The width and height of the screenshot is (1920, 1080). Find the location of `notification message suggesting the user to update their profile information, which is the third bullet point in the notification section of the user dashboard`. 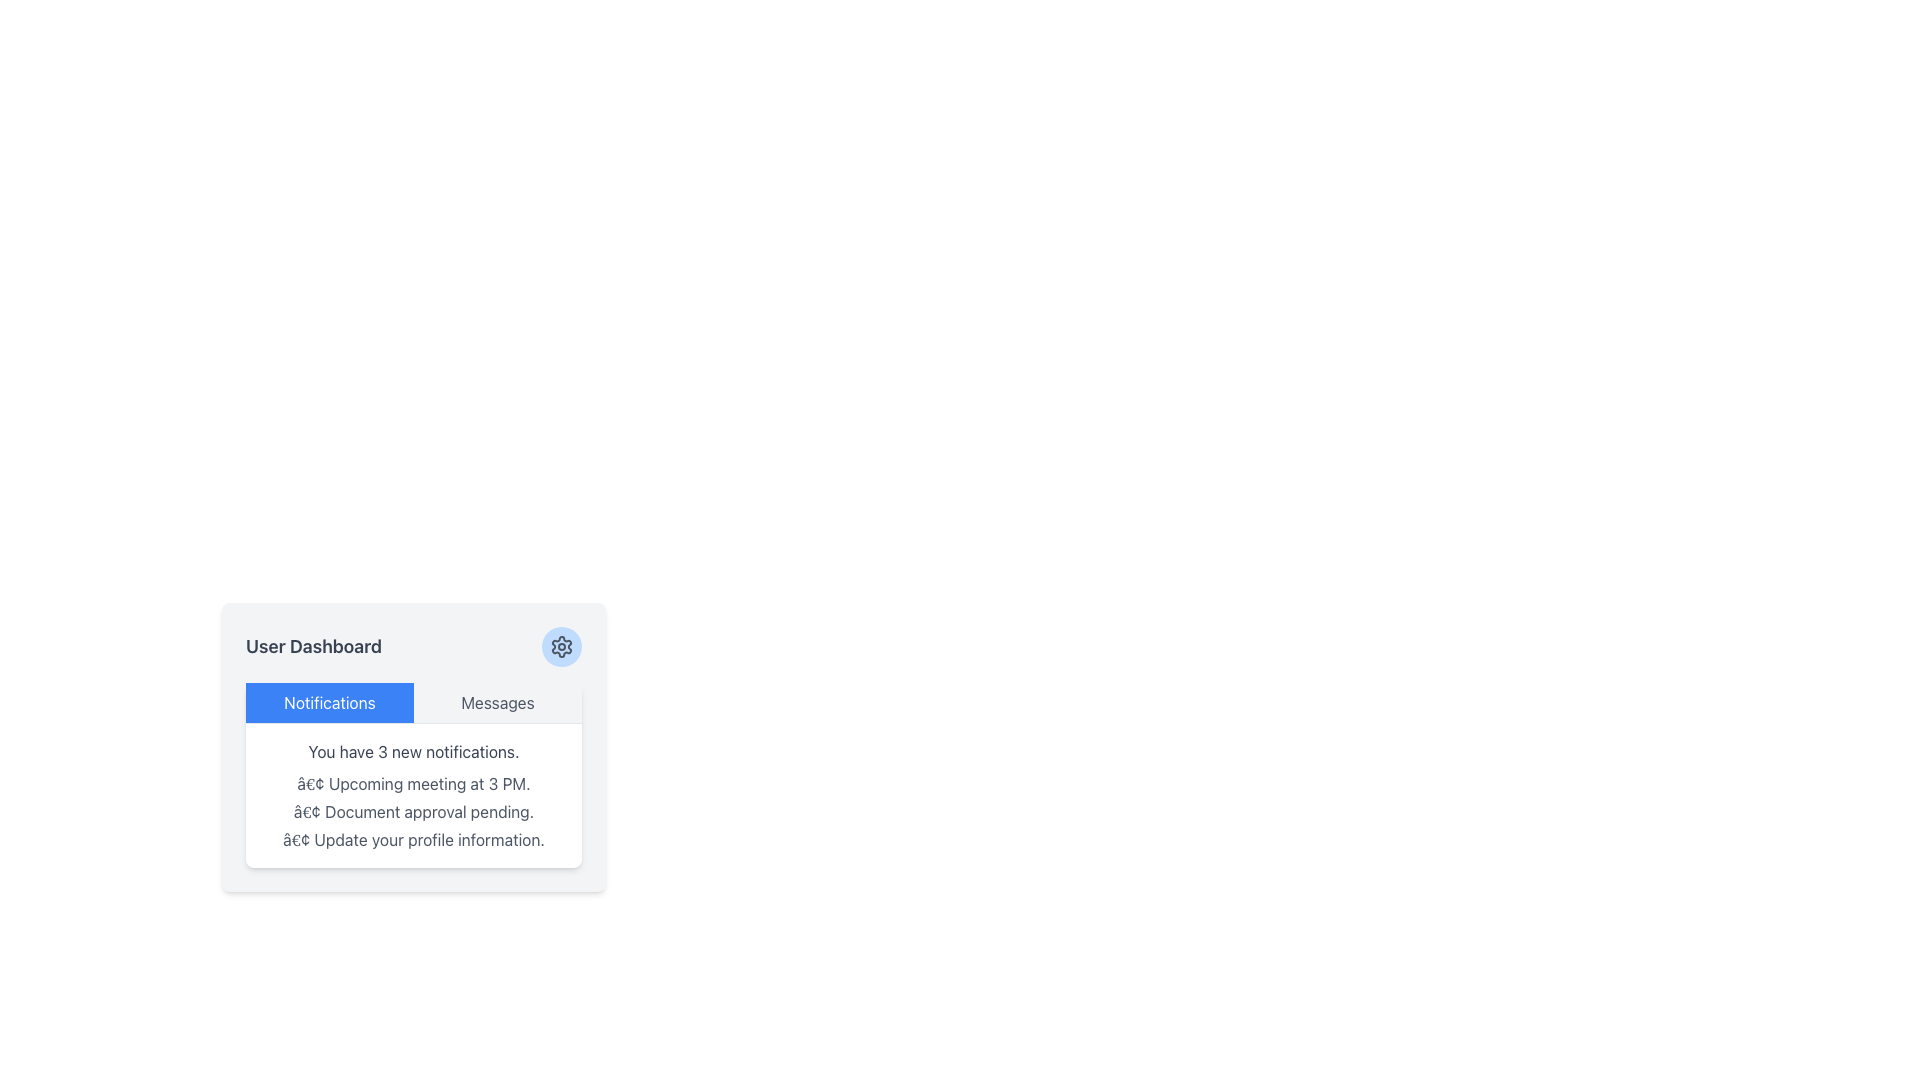

notification message suggesting the user to update their profile information, which is the third bullet point in the notification section of the user dashboard is located at coordinates (412, 840).